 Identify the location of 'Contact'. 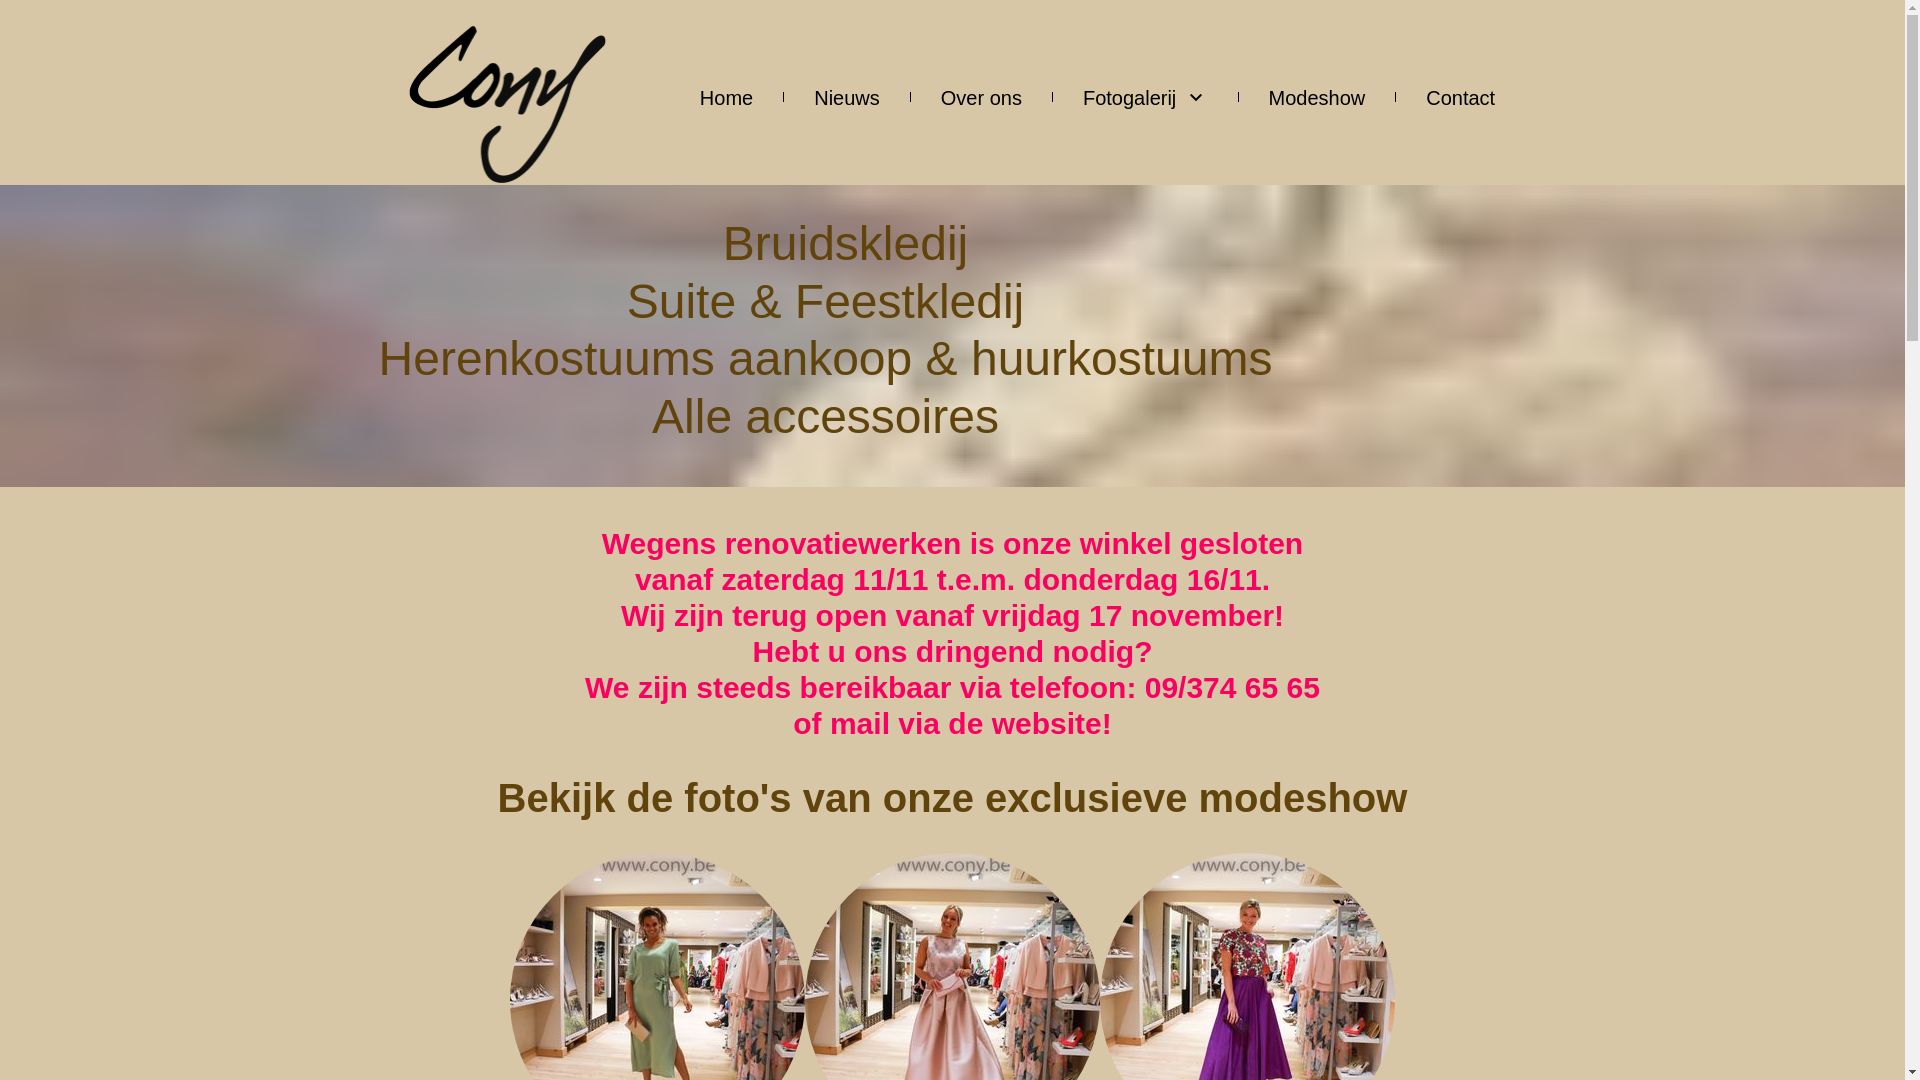
(1460, 96).